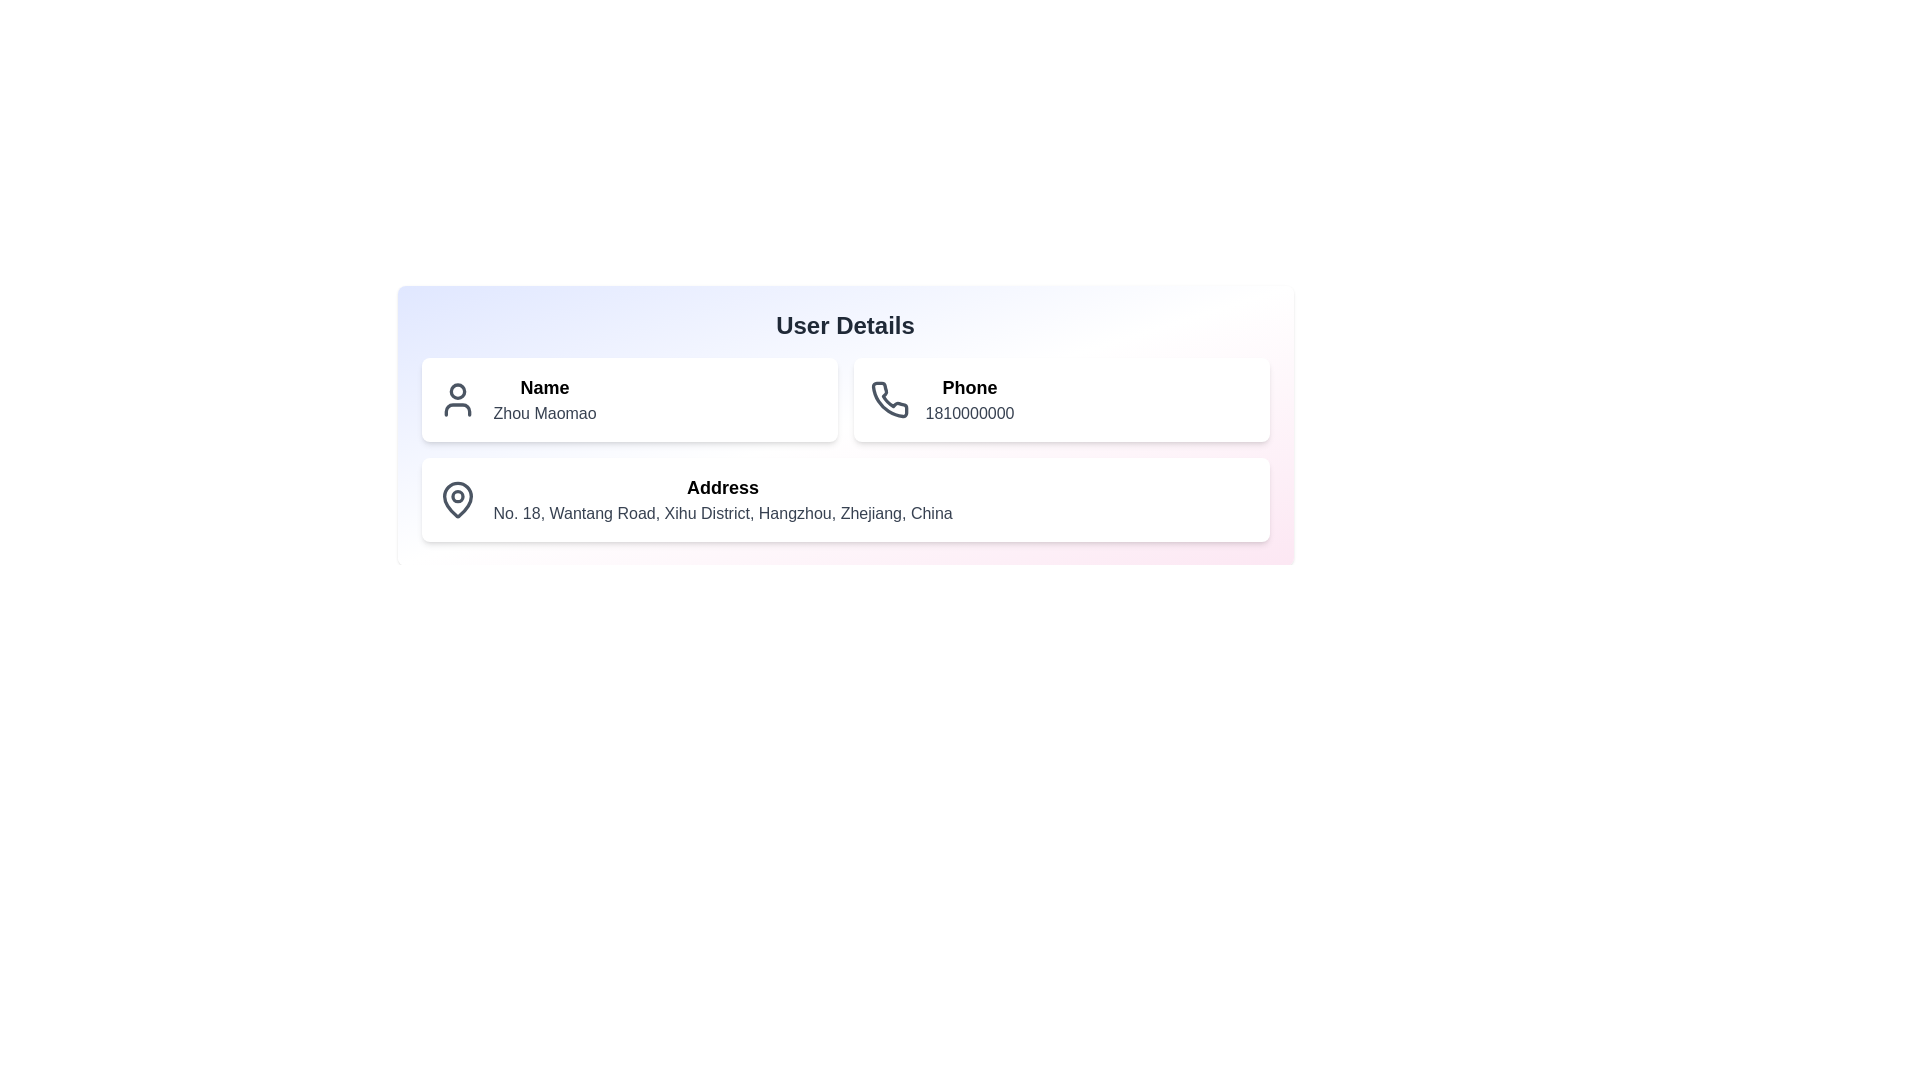 This screenshot has height=1080, width=1920. Describe the element at coordinates (456, 391) in the screenshot. I see `the circular profile icon representing the user, located to the left of the text 'Name: Zhou Maomao' within the user details section` at that location.